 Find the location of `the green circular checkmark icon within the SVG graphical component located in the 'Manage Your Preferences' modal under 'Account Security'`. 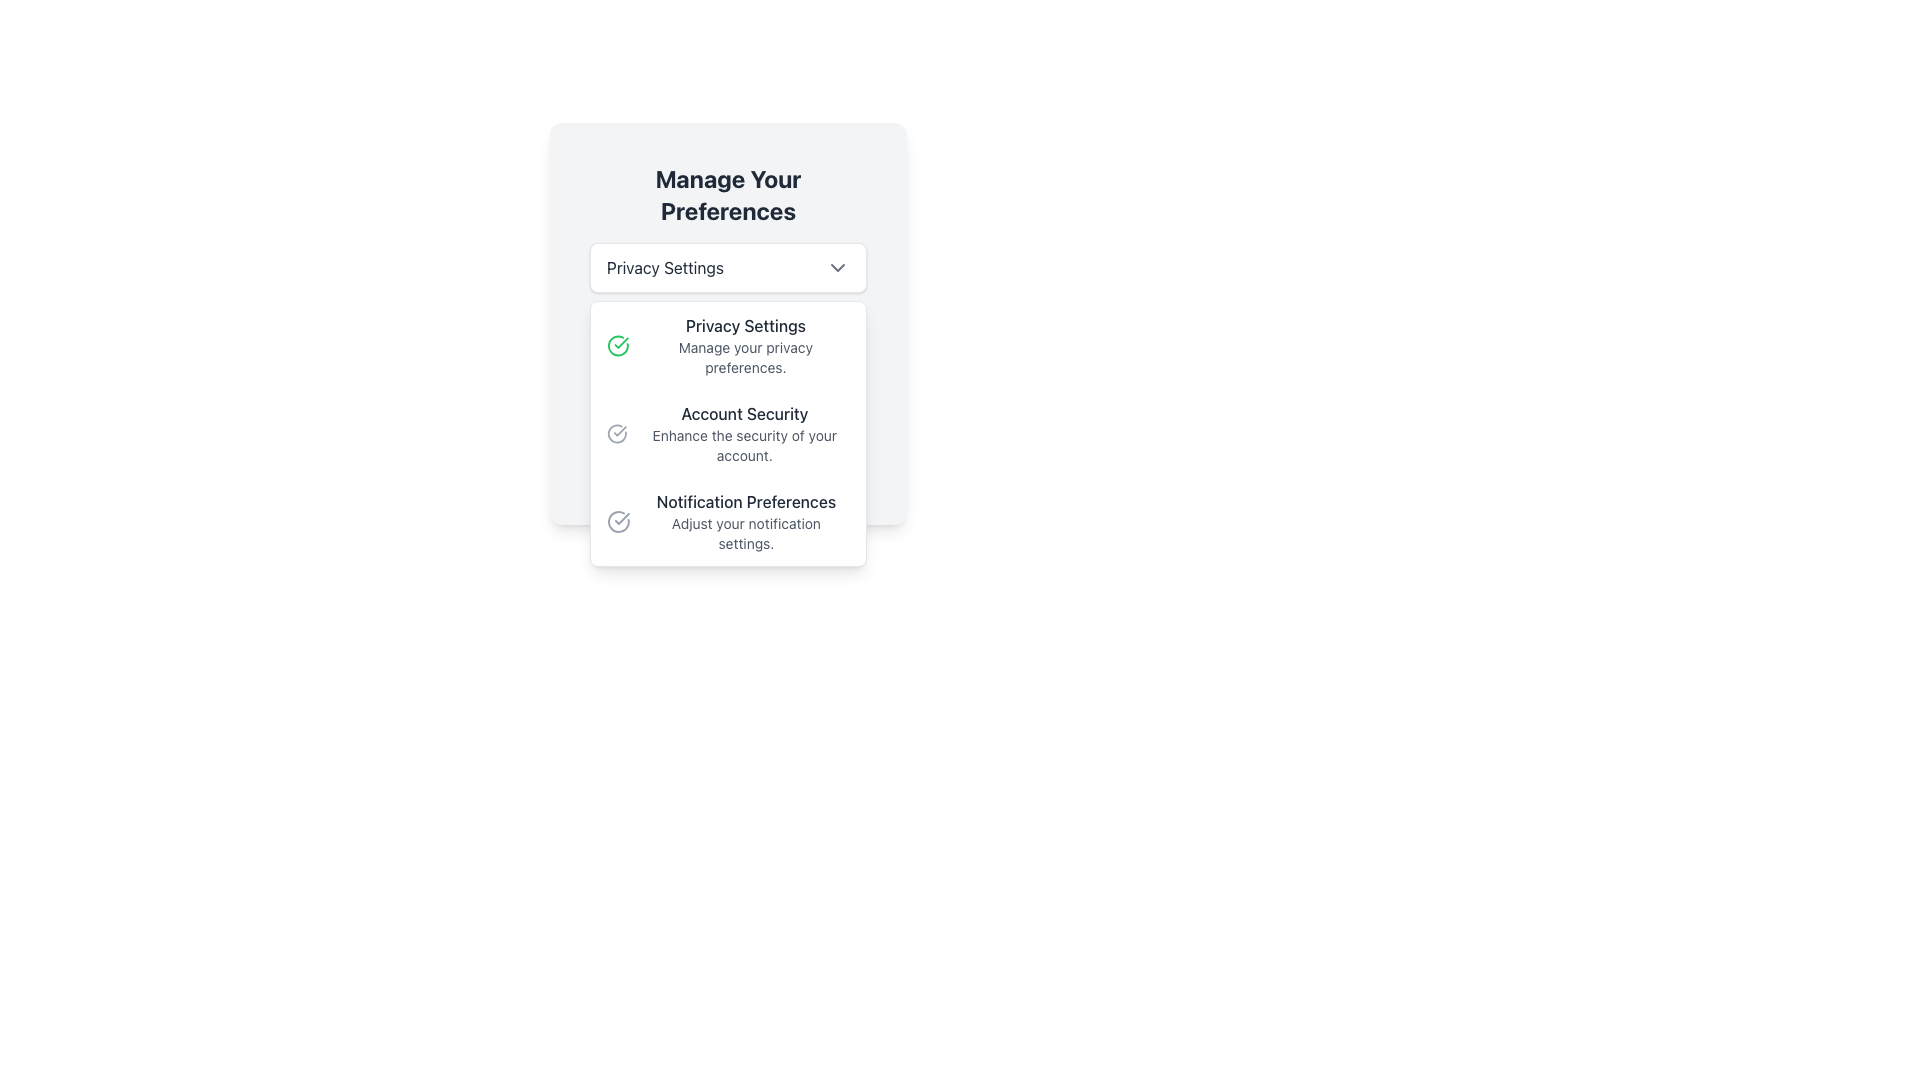

the green circular checkmark icon within the SVG graphical component located in the 'Manage Your Preferences' modal under 'Account Security' is located at coordinates (620, 342).